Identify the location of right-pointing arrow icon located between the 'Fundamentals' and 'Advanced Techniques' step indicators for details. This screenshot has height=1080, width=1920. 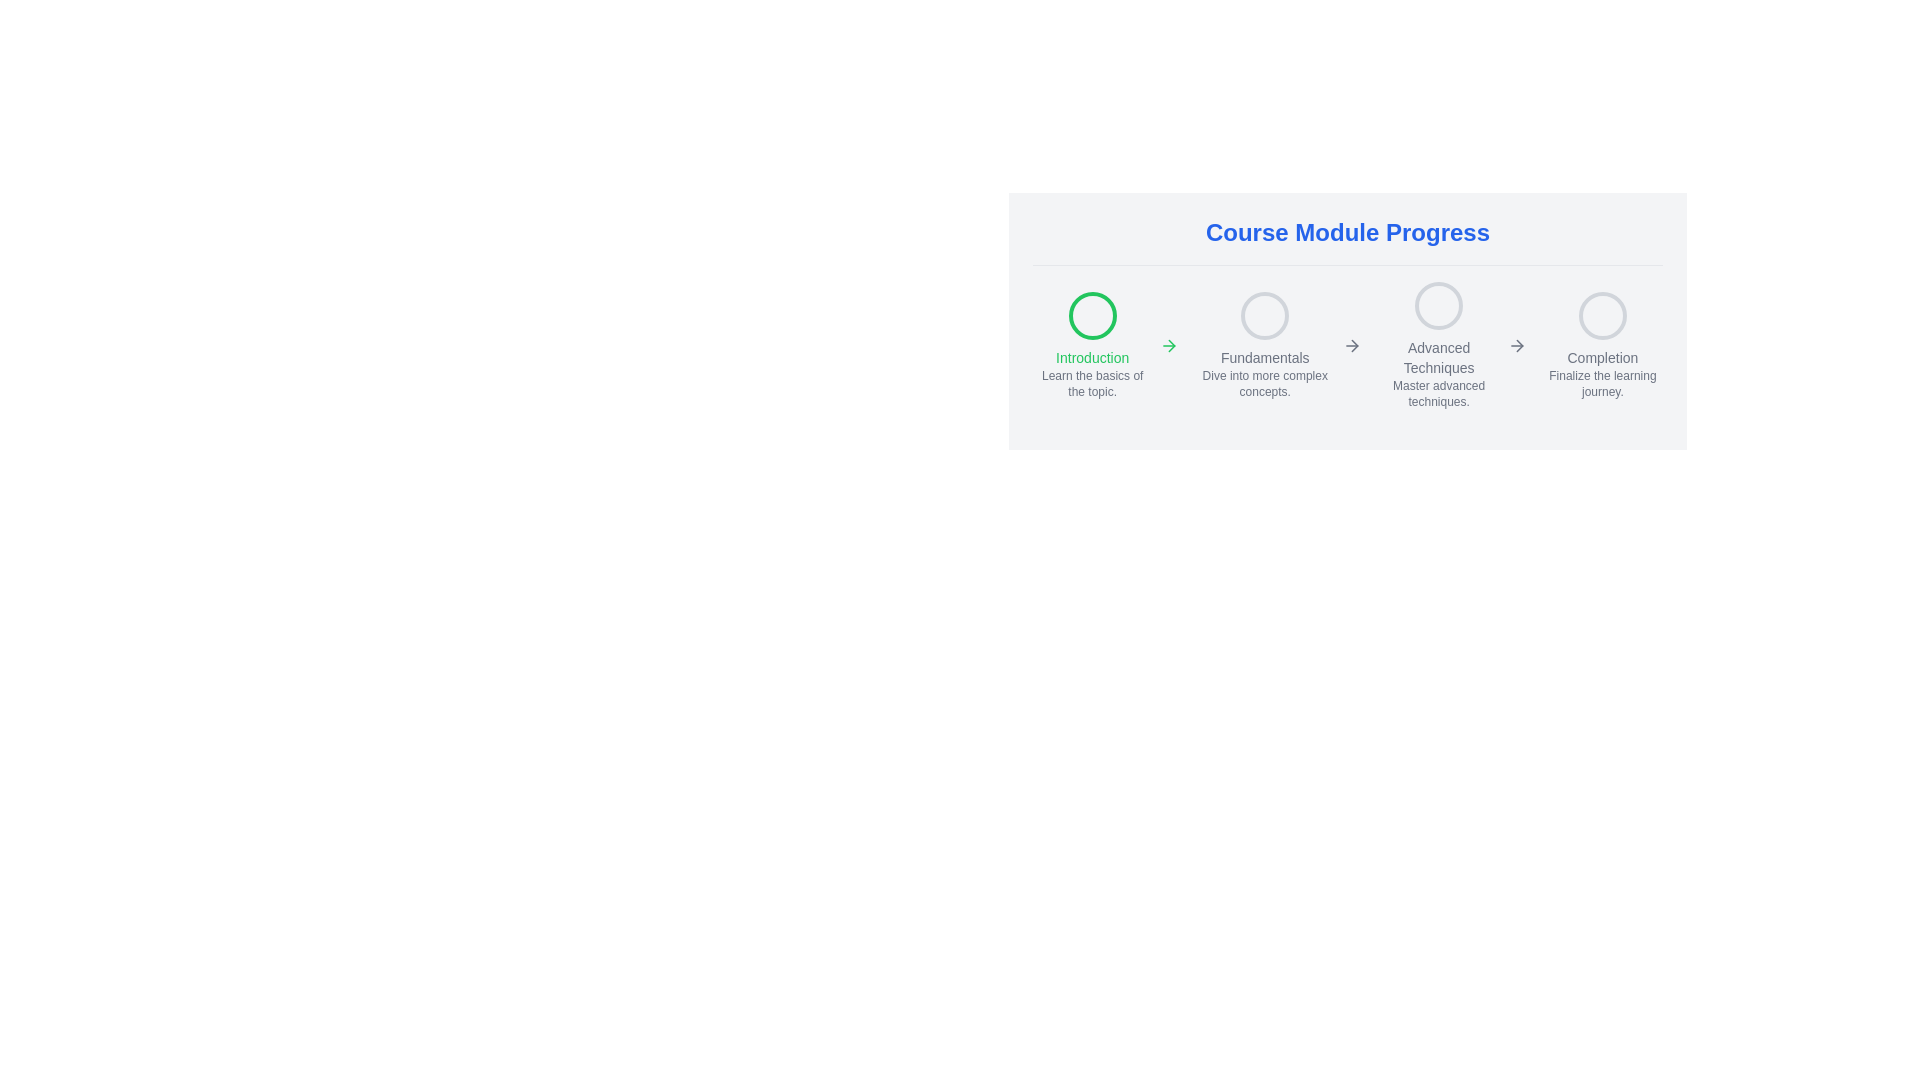
(1520, 345).